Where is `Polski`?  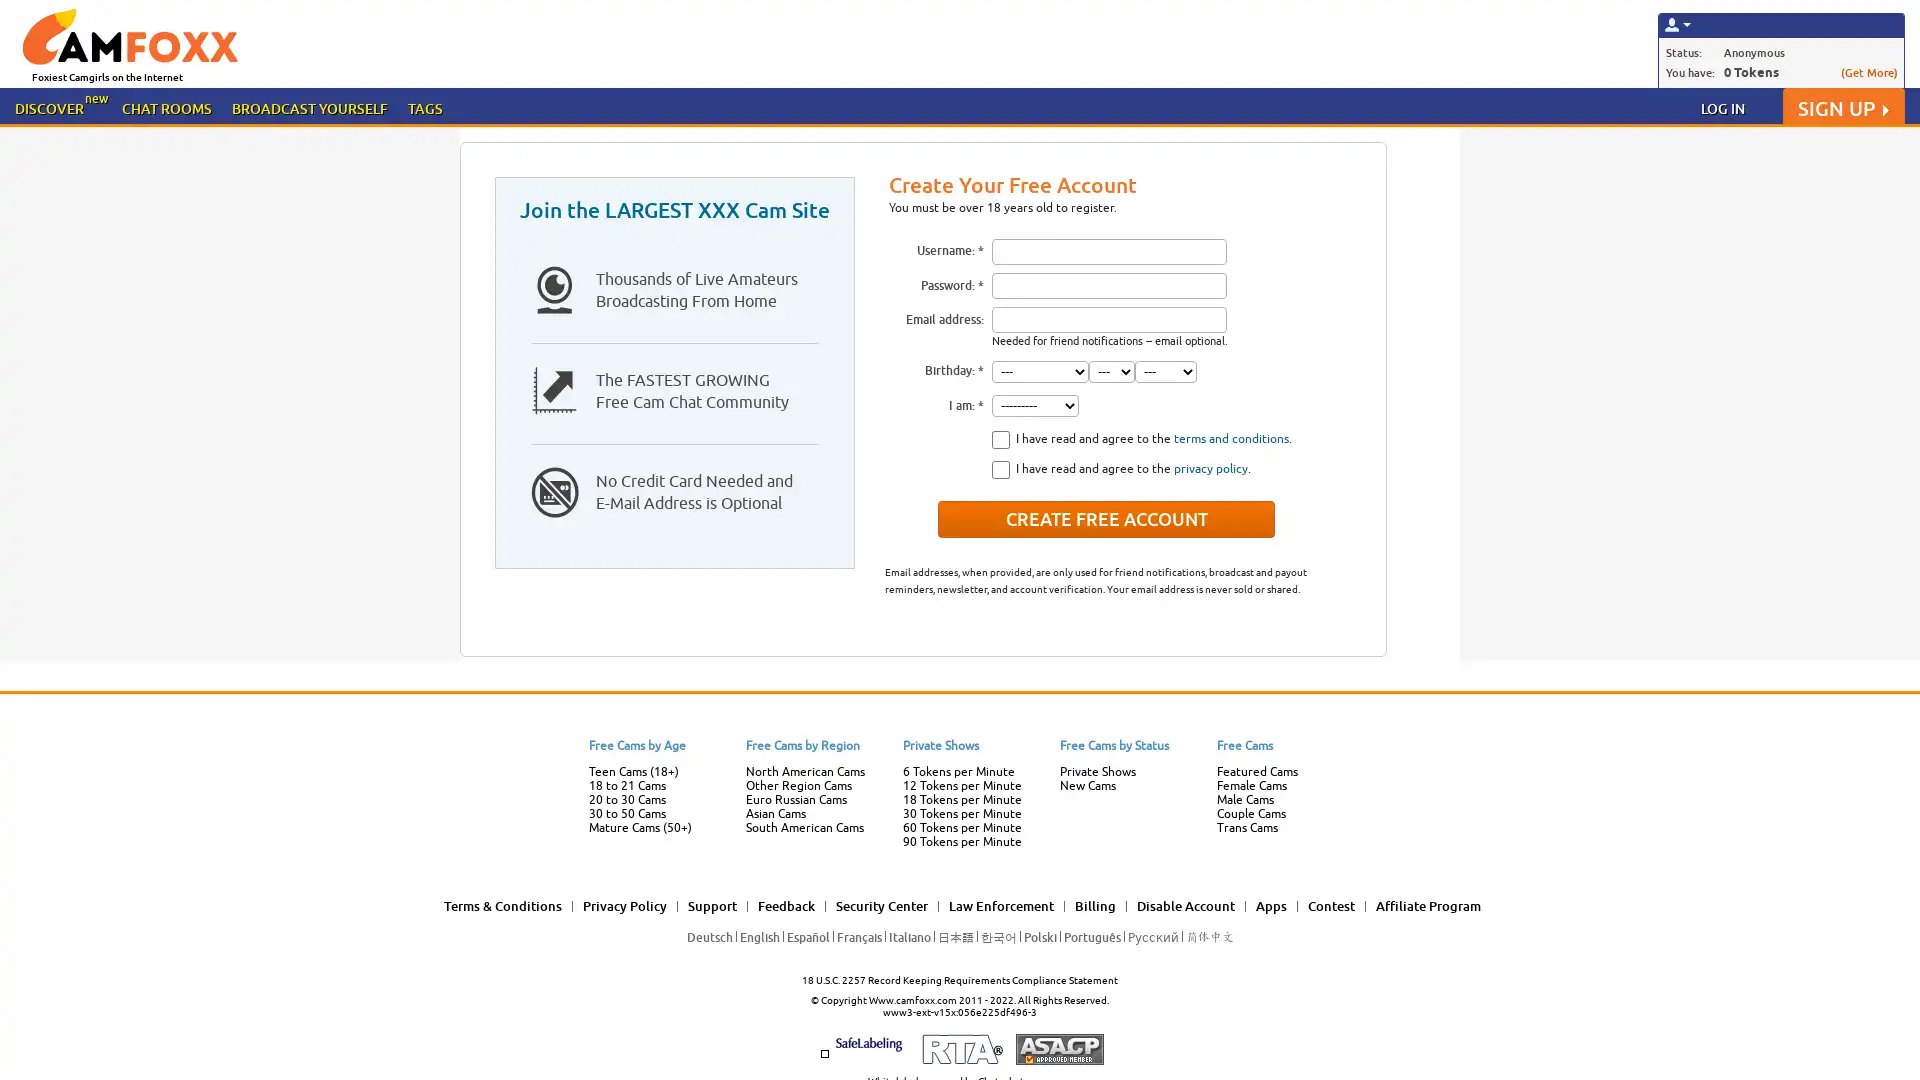 Polski is located at coordinates (1040, 937).